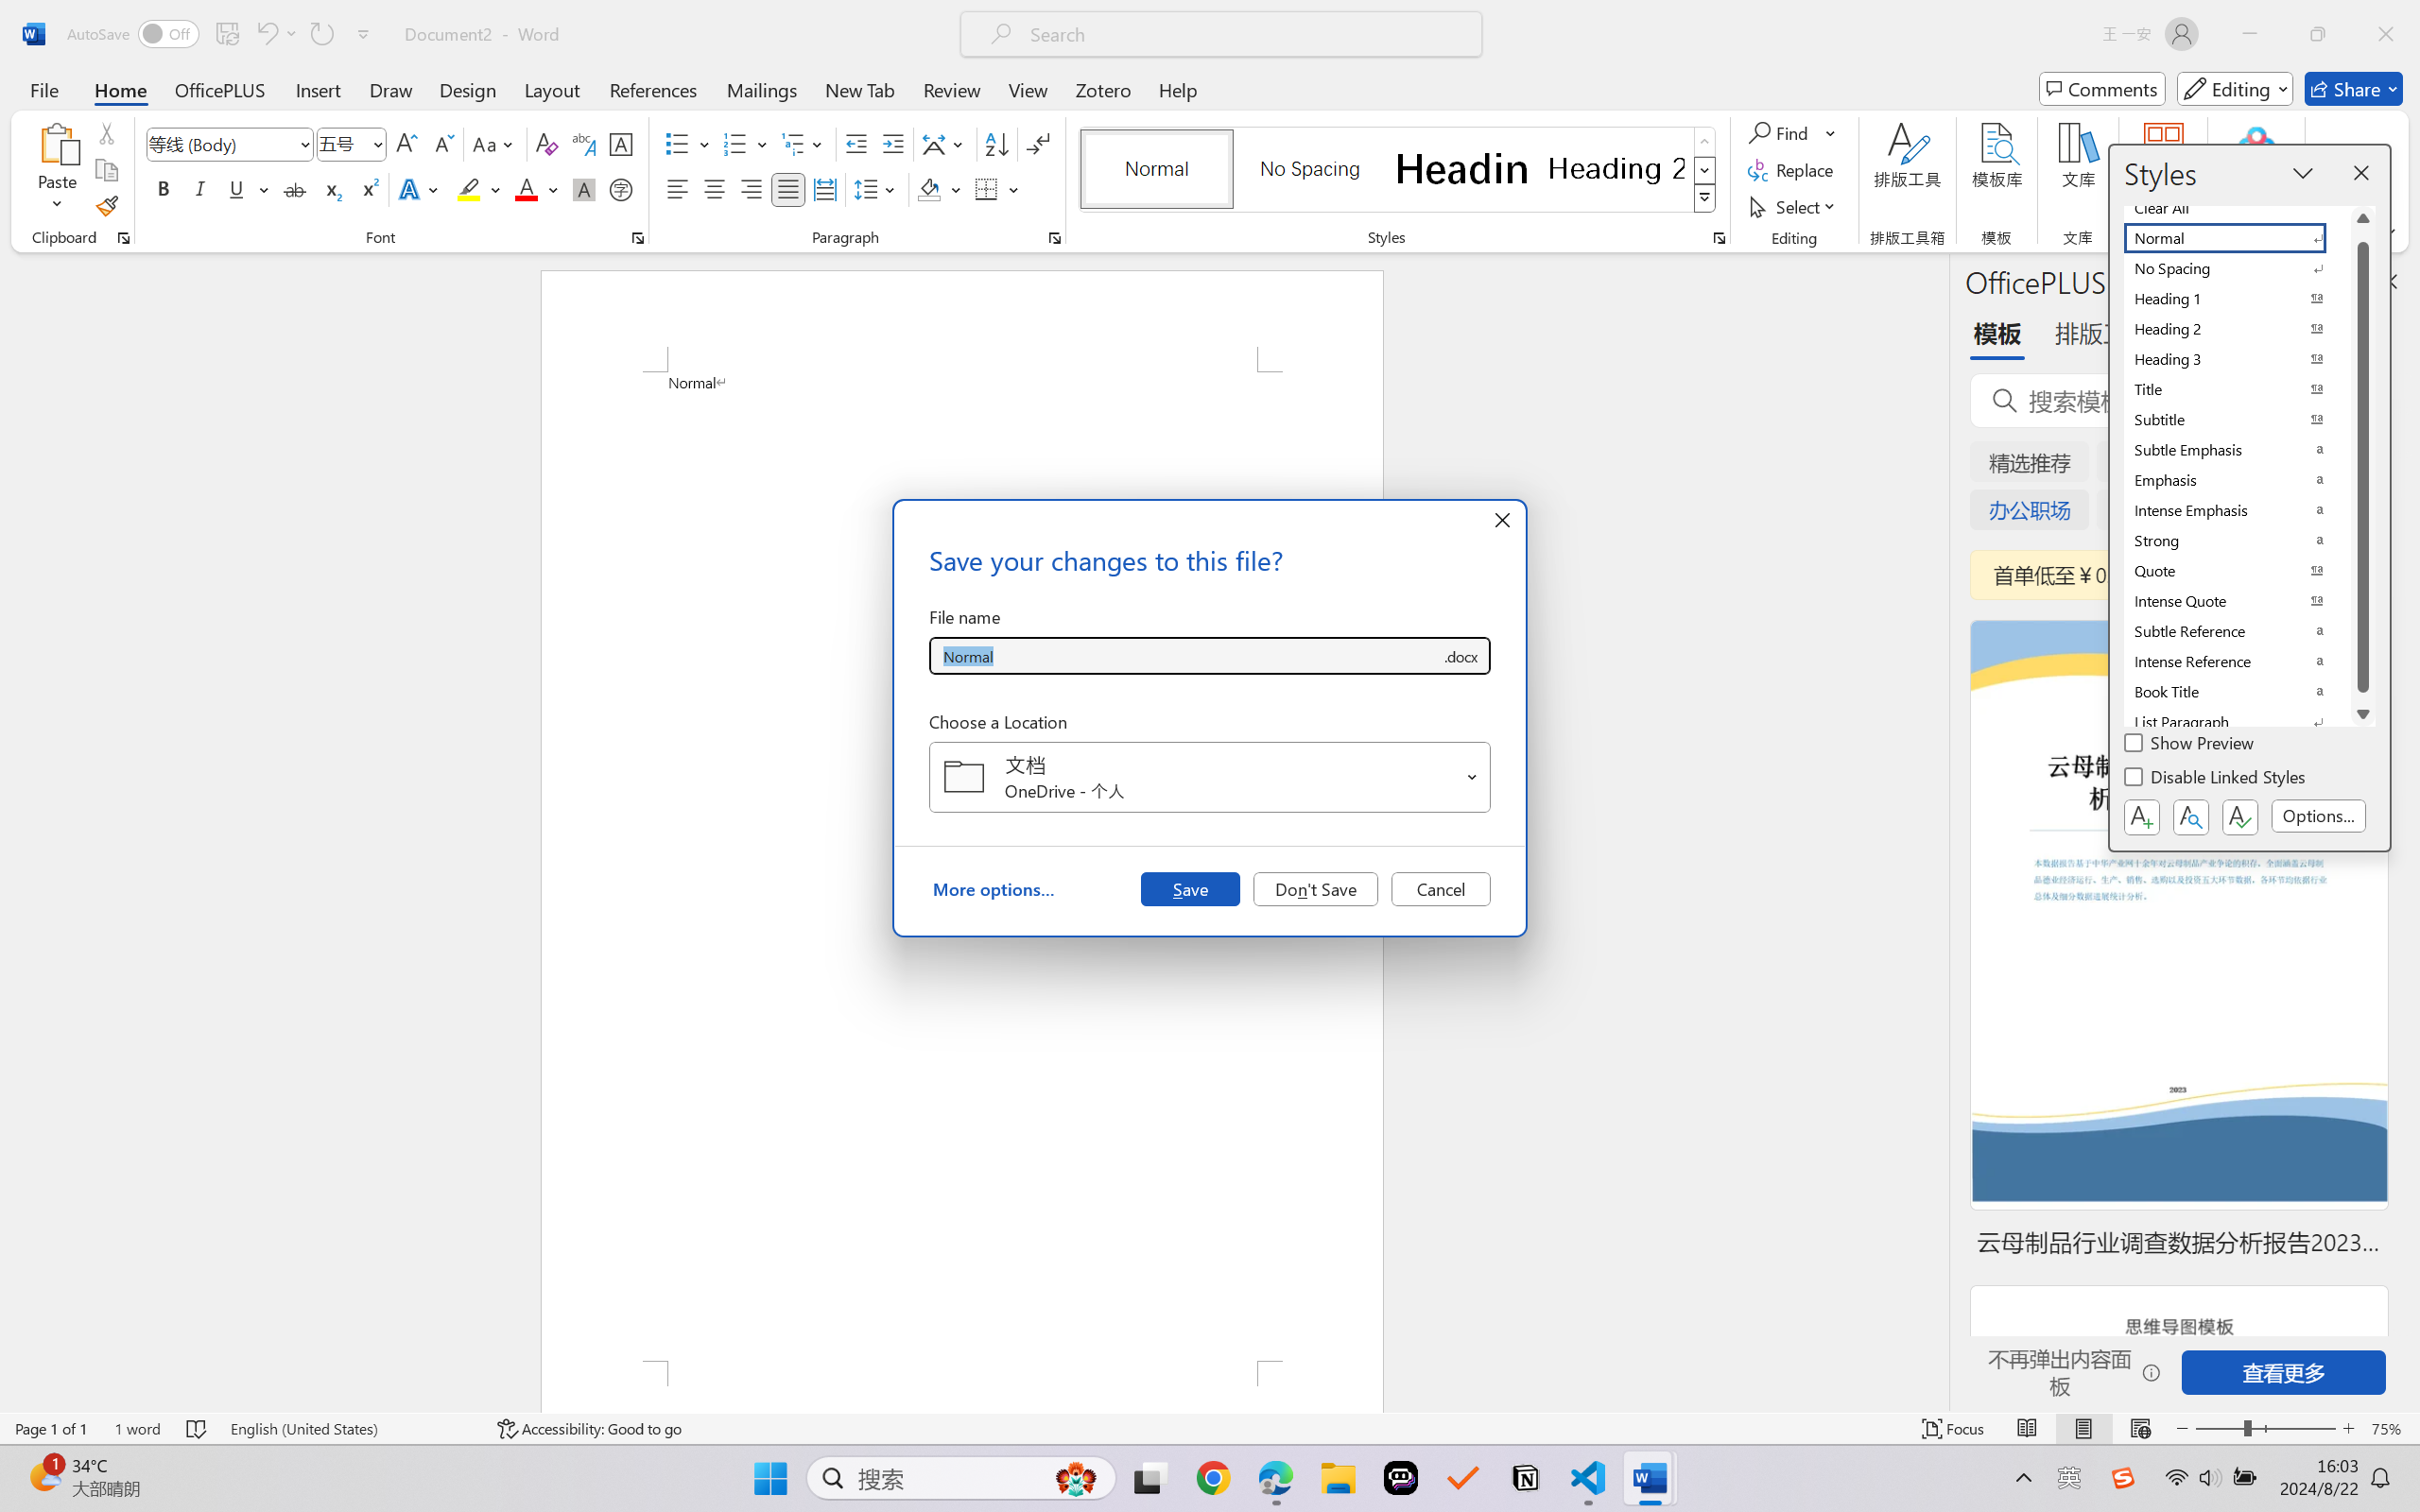 The height and width of the screenshot is (1512, 2420). Describe the element at coordinates (420, 188) in the screenshot. I see `'Text Effects and Typography'` at that location.